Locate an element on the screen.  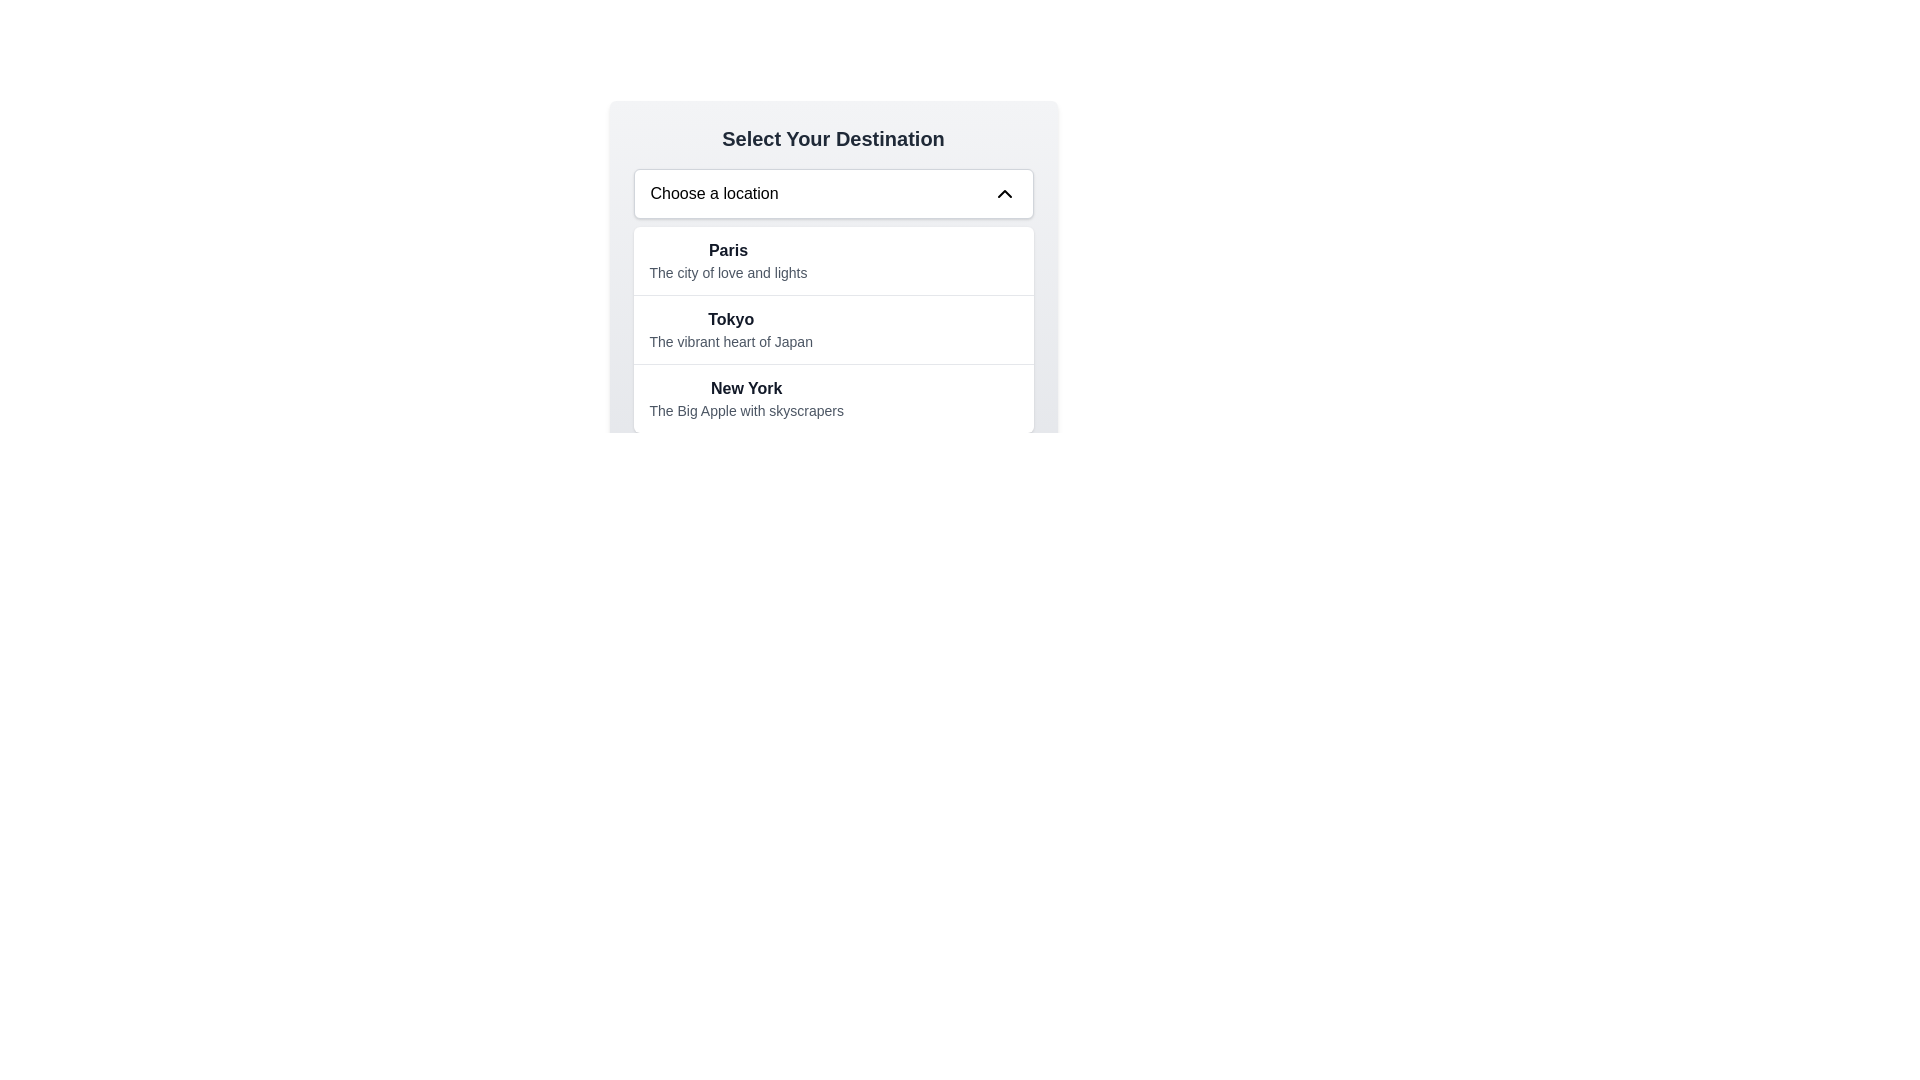
on the list item labeled 'New York' within the dropdown menu is located at coordinates (745, 398).